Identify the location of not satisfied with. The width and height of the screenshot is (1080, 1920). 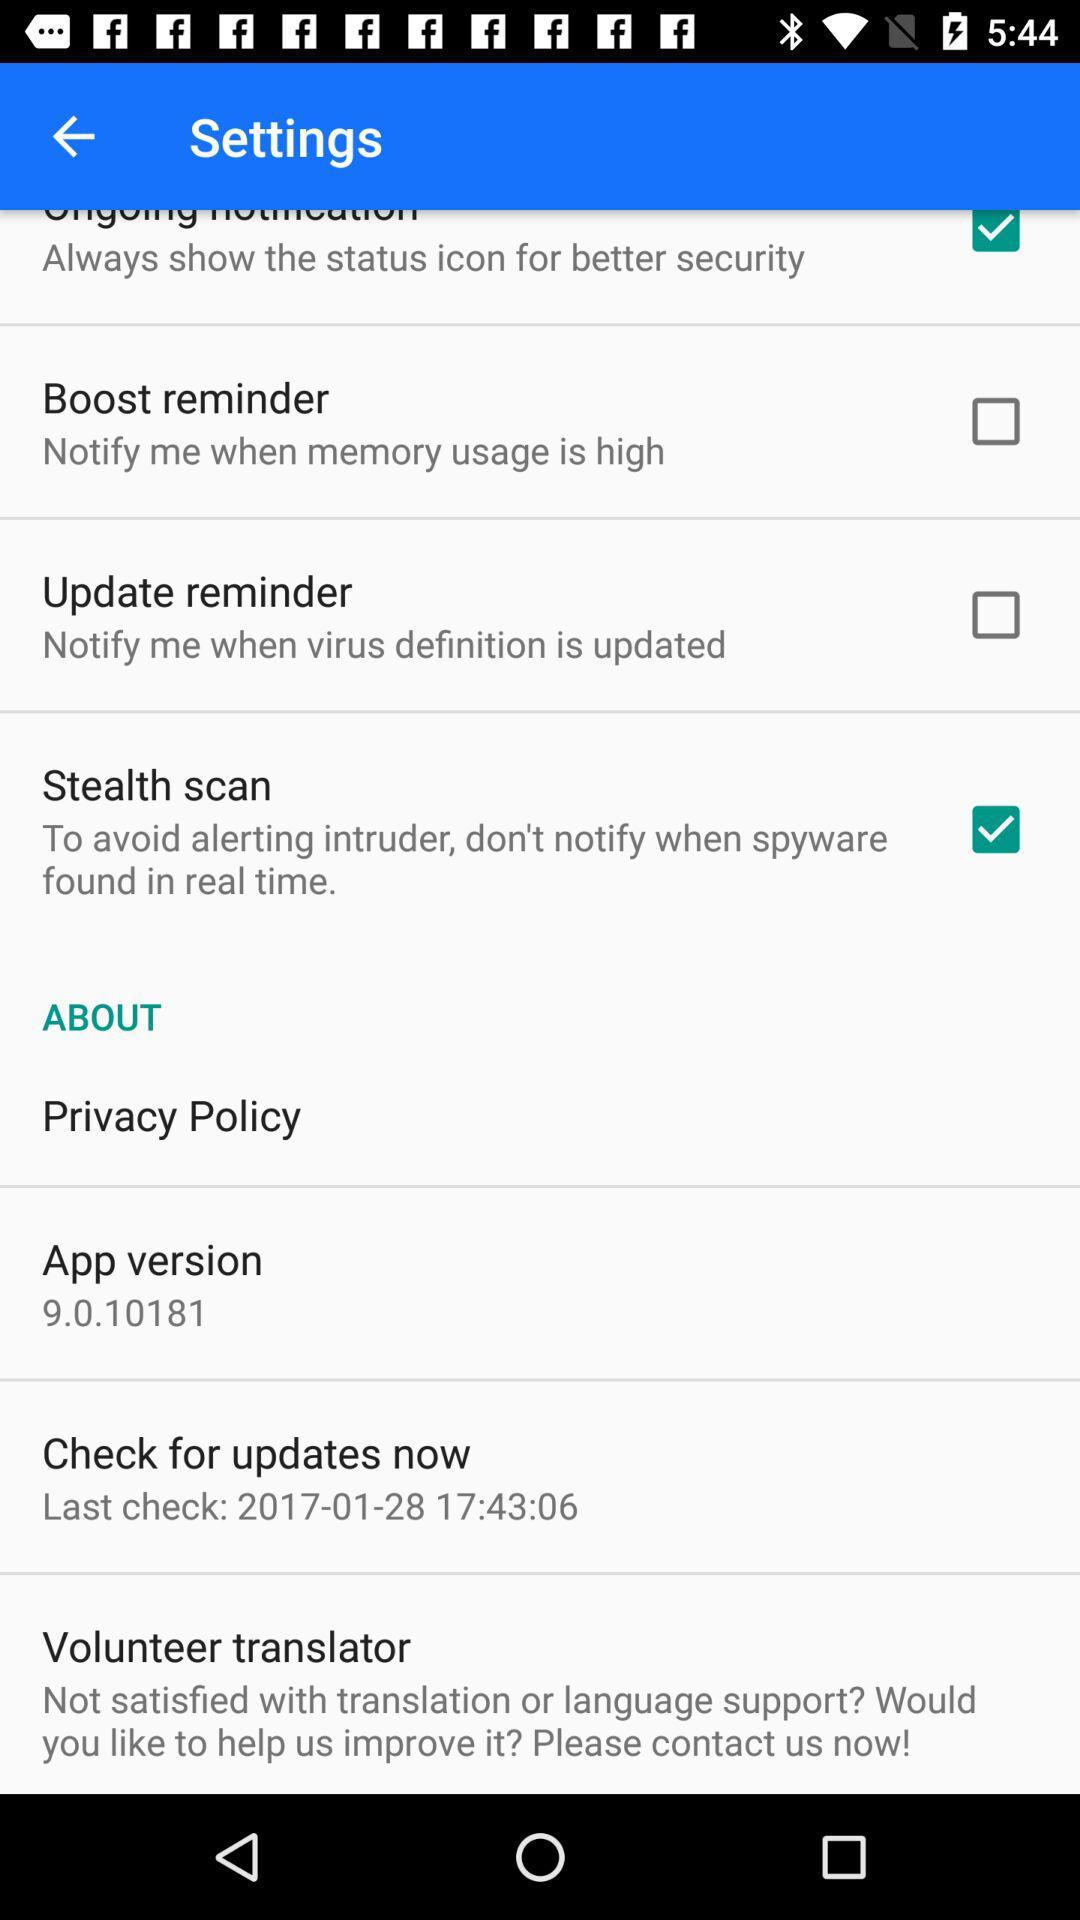
(540, 1719).